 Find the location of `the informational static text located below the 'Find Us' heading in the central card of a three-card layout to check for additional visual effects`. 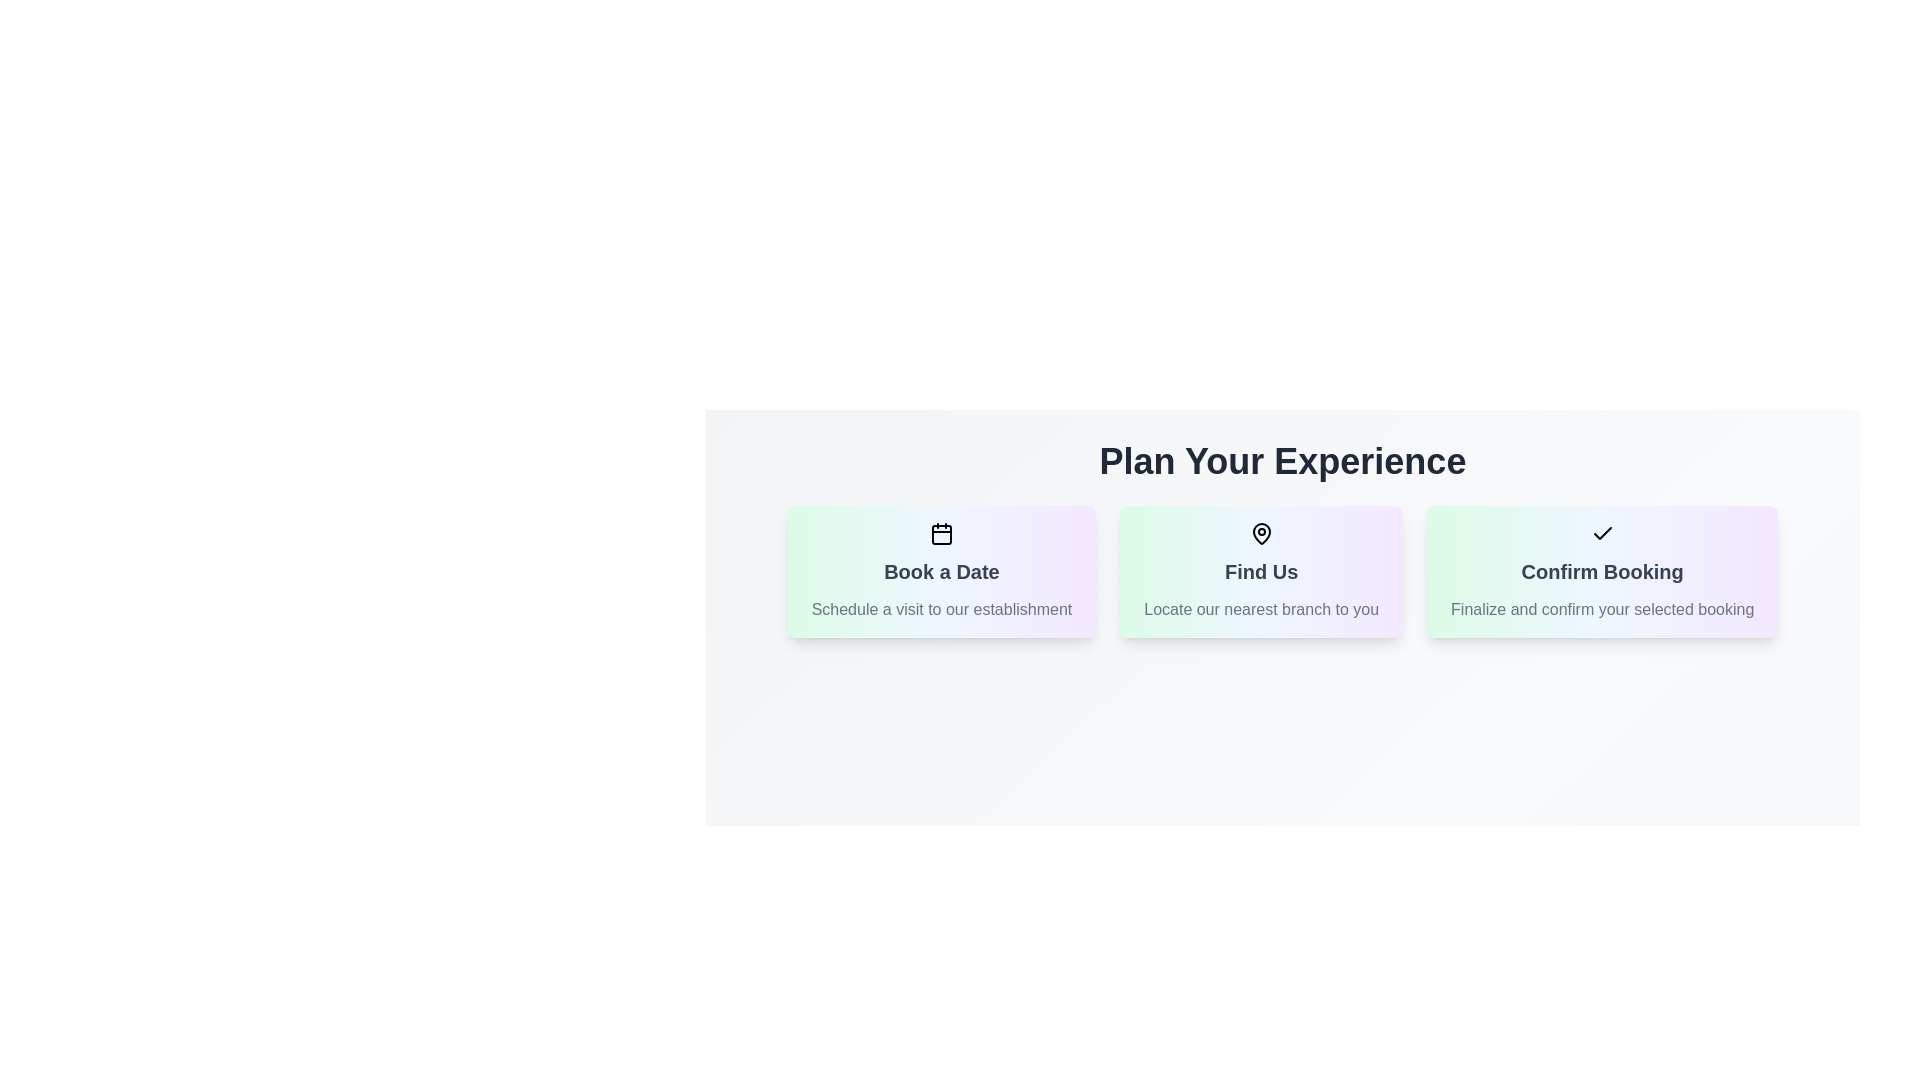

the informational static text located below the 'Find Us' heading in the central card of a three-card layout to check for additional visual effects is located at coordinates (1260, 608).